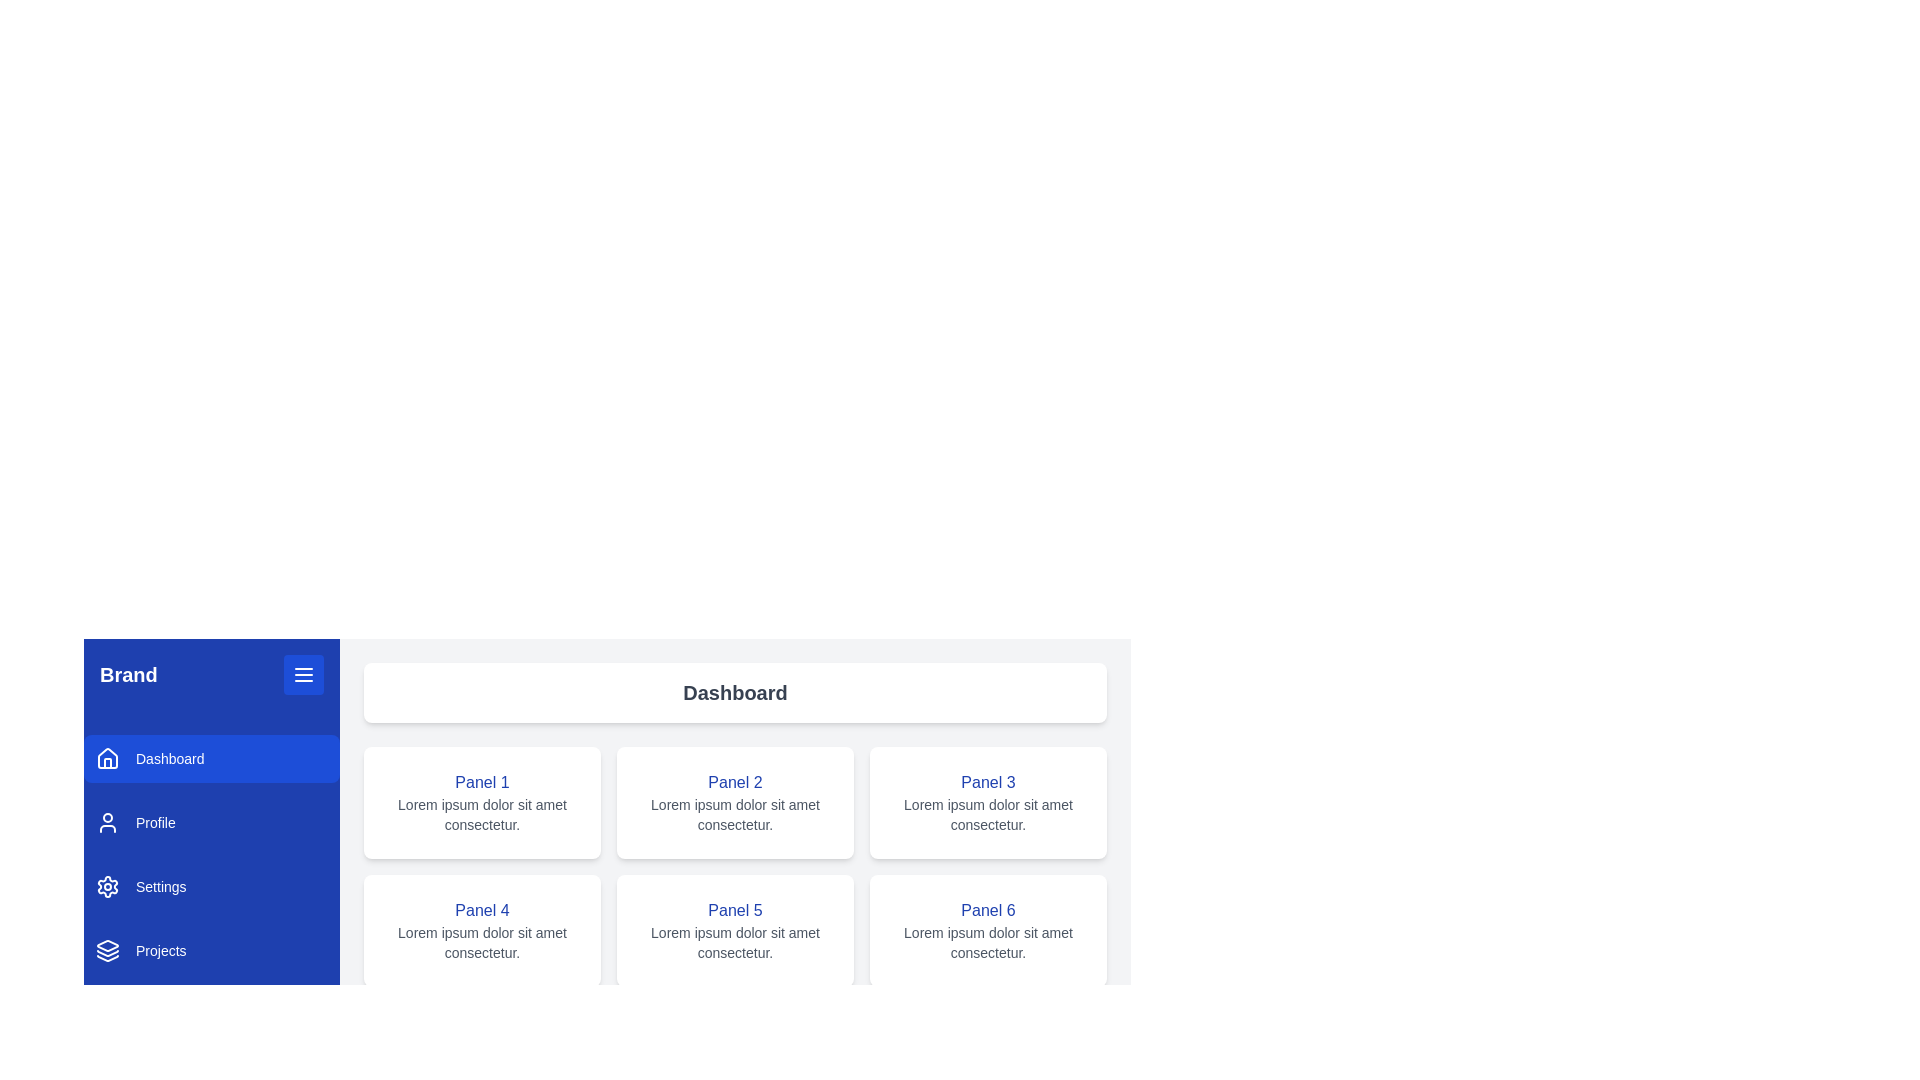  Describe the element at coordinates (211, 886) in the screenshot. I see `the third menu item in the vertical list, which serves as a navigational option` at that location.